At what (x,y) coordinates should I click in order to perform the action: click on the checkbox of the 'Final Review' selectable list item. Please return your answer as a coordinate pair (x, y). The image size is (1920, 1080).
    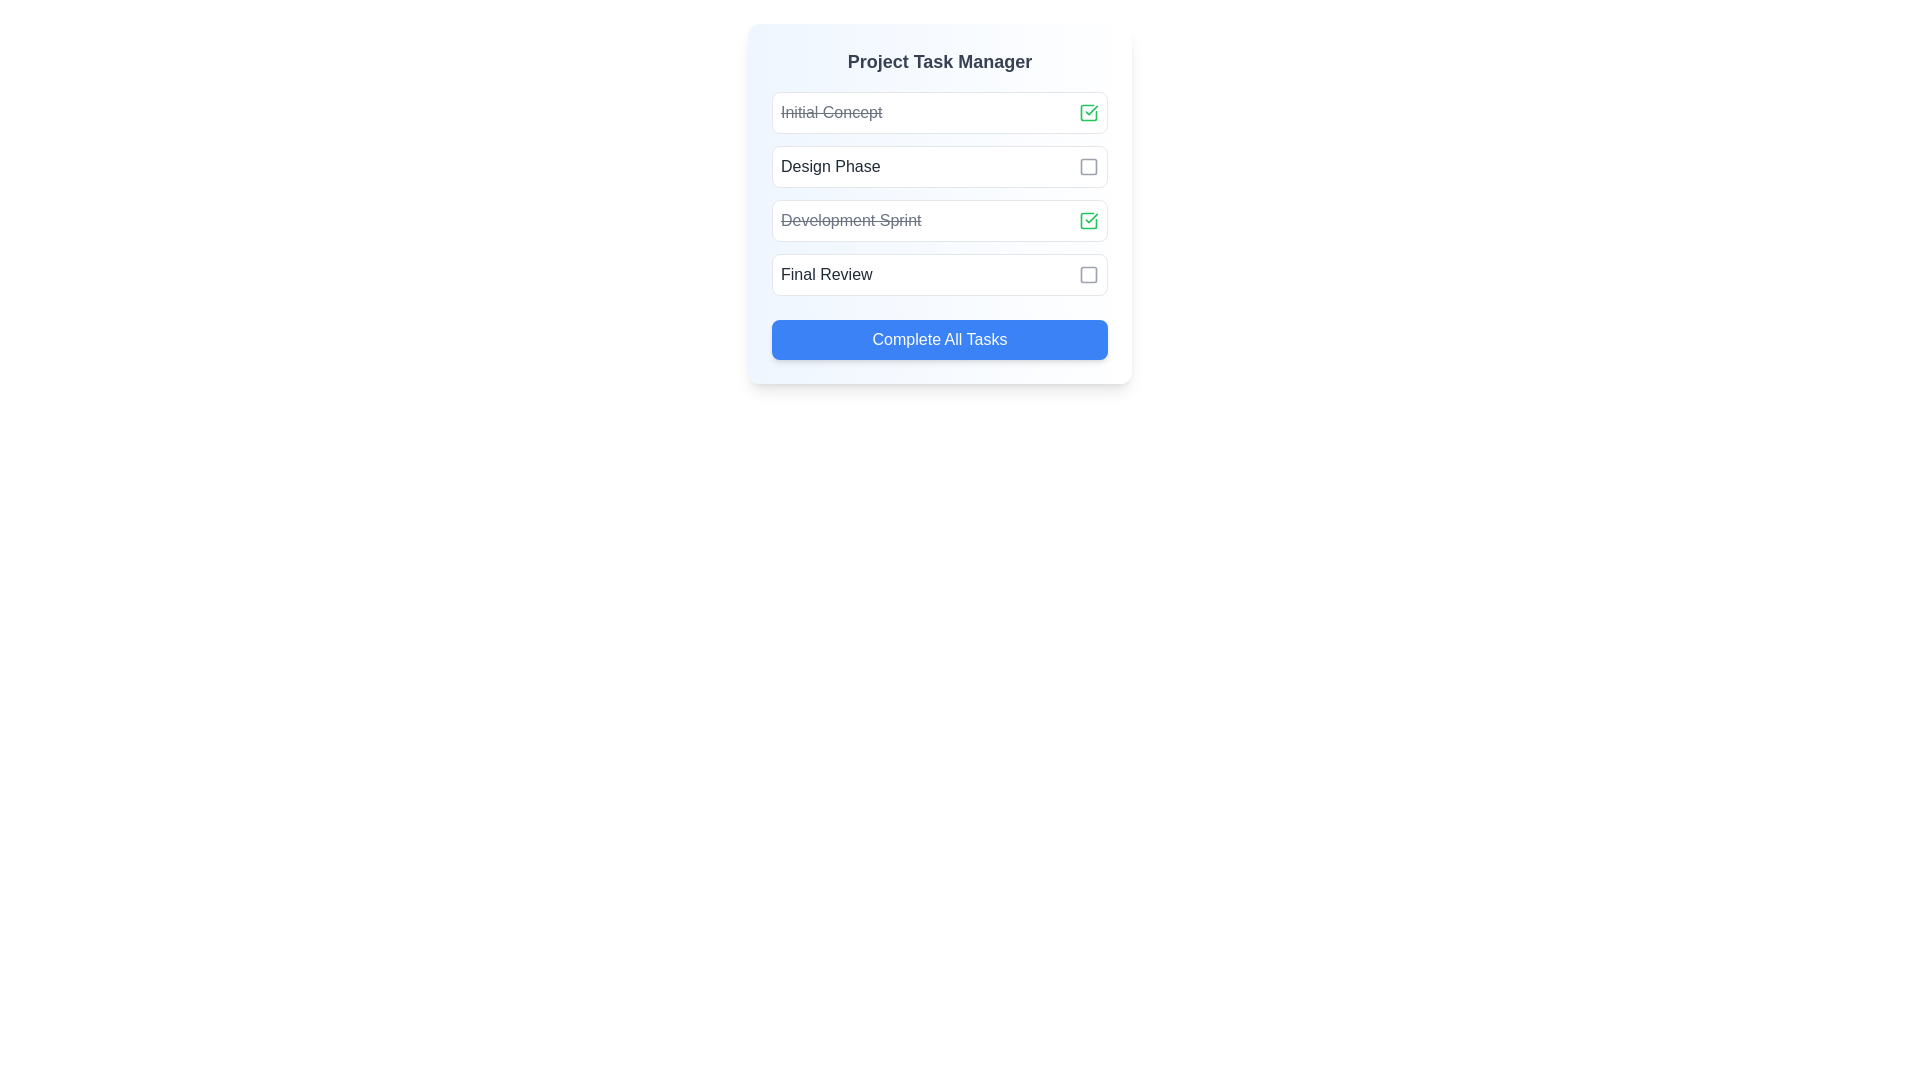
    Looking at the image, I should click on (939, 274).